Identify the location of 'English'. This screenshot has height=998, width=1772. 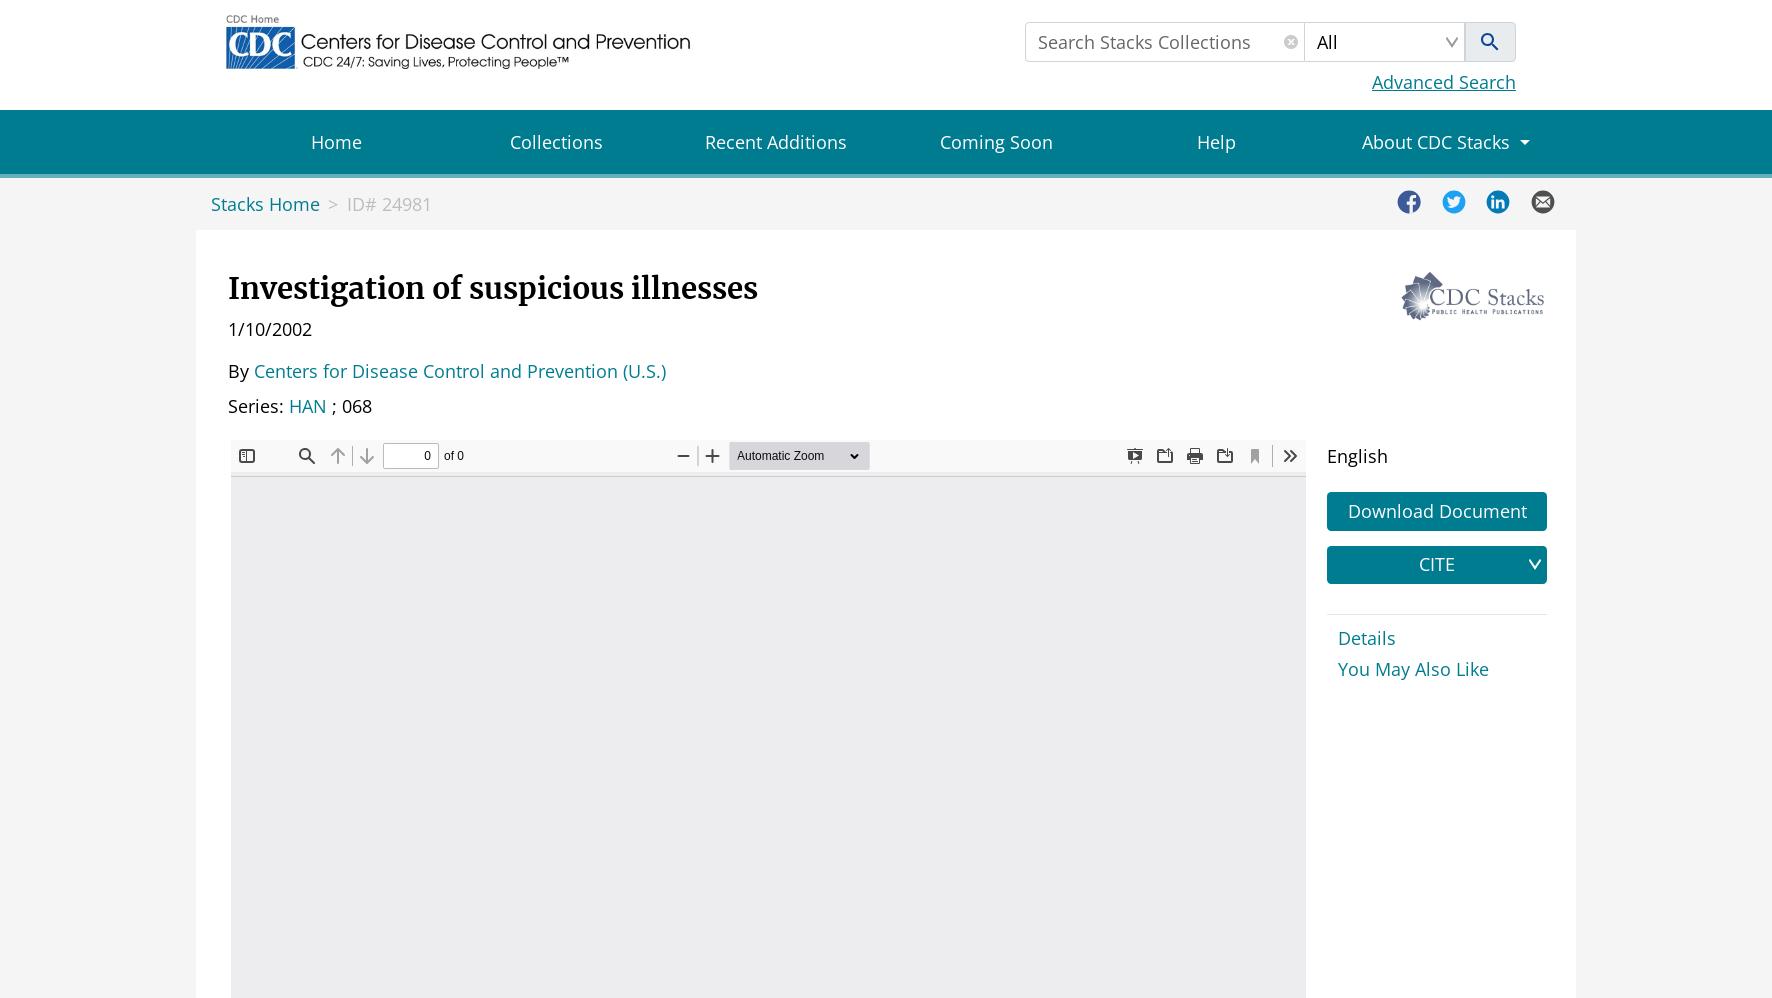
(1327, 453).